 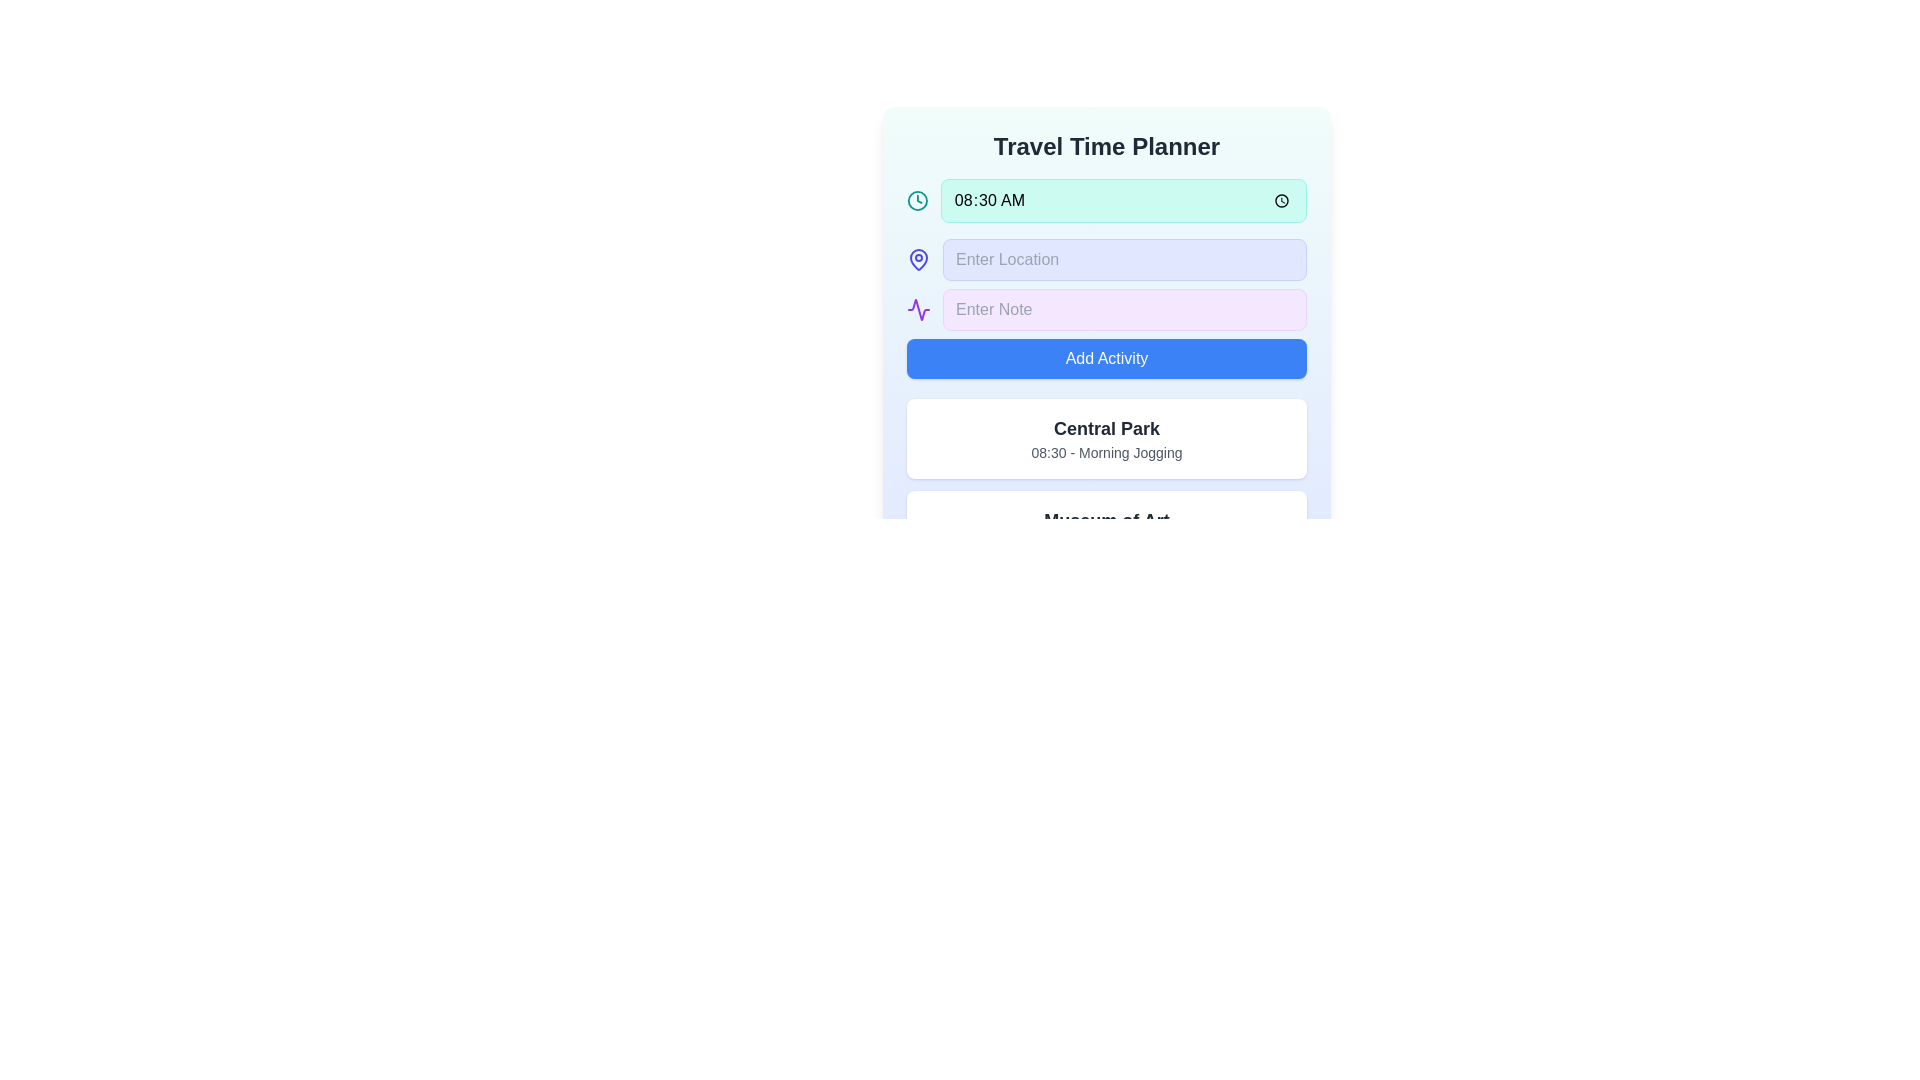 What do you see at coordinates (917, 309) in the screenshot?
I see `the icon located to the left of the 'Enter Note' text input field for interaction` at bounding box center [917, 309].